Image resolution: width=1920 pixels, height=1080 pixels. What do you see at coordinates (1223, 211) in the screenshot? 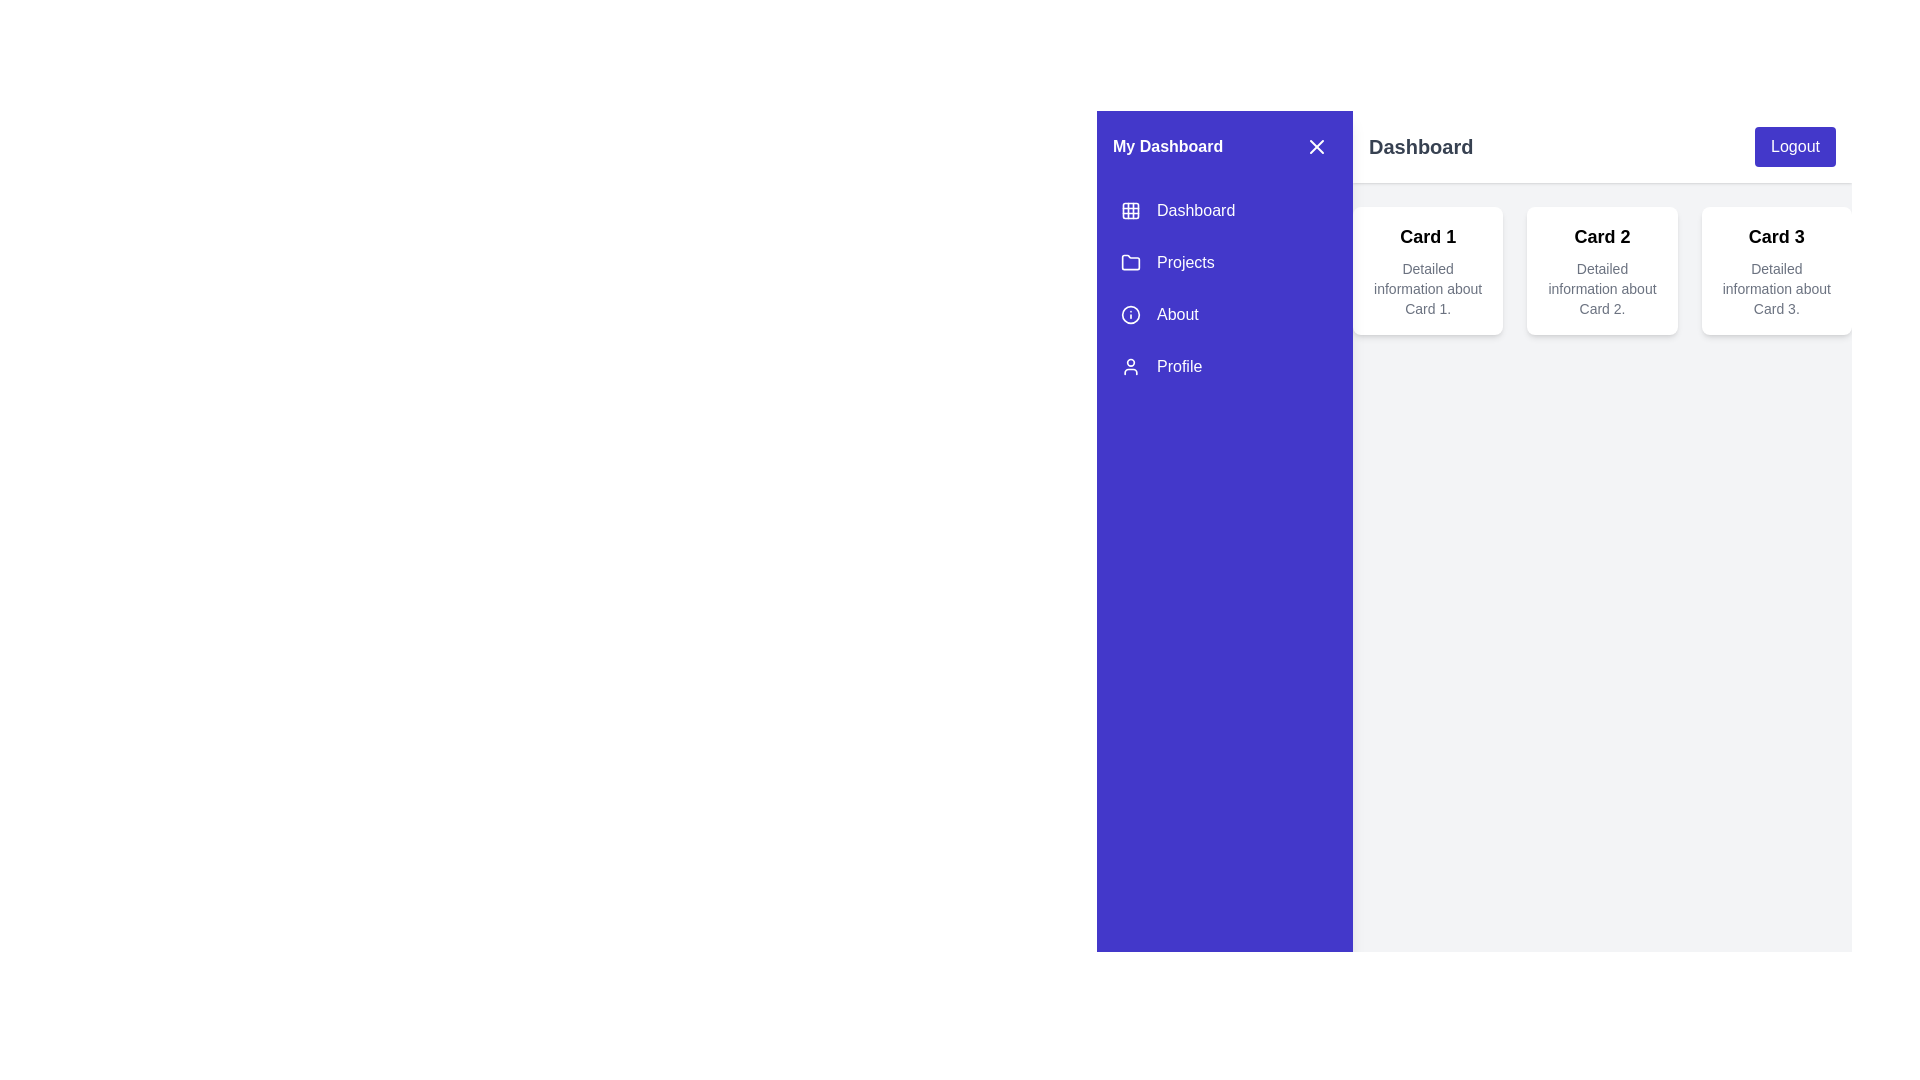
I see `the 'Dashboard' menu item, which is the first element in the vertical navigation menu on the left, featuring a grid icon and text that changes background color on hover` at bounding box center [1223, 211].